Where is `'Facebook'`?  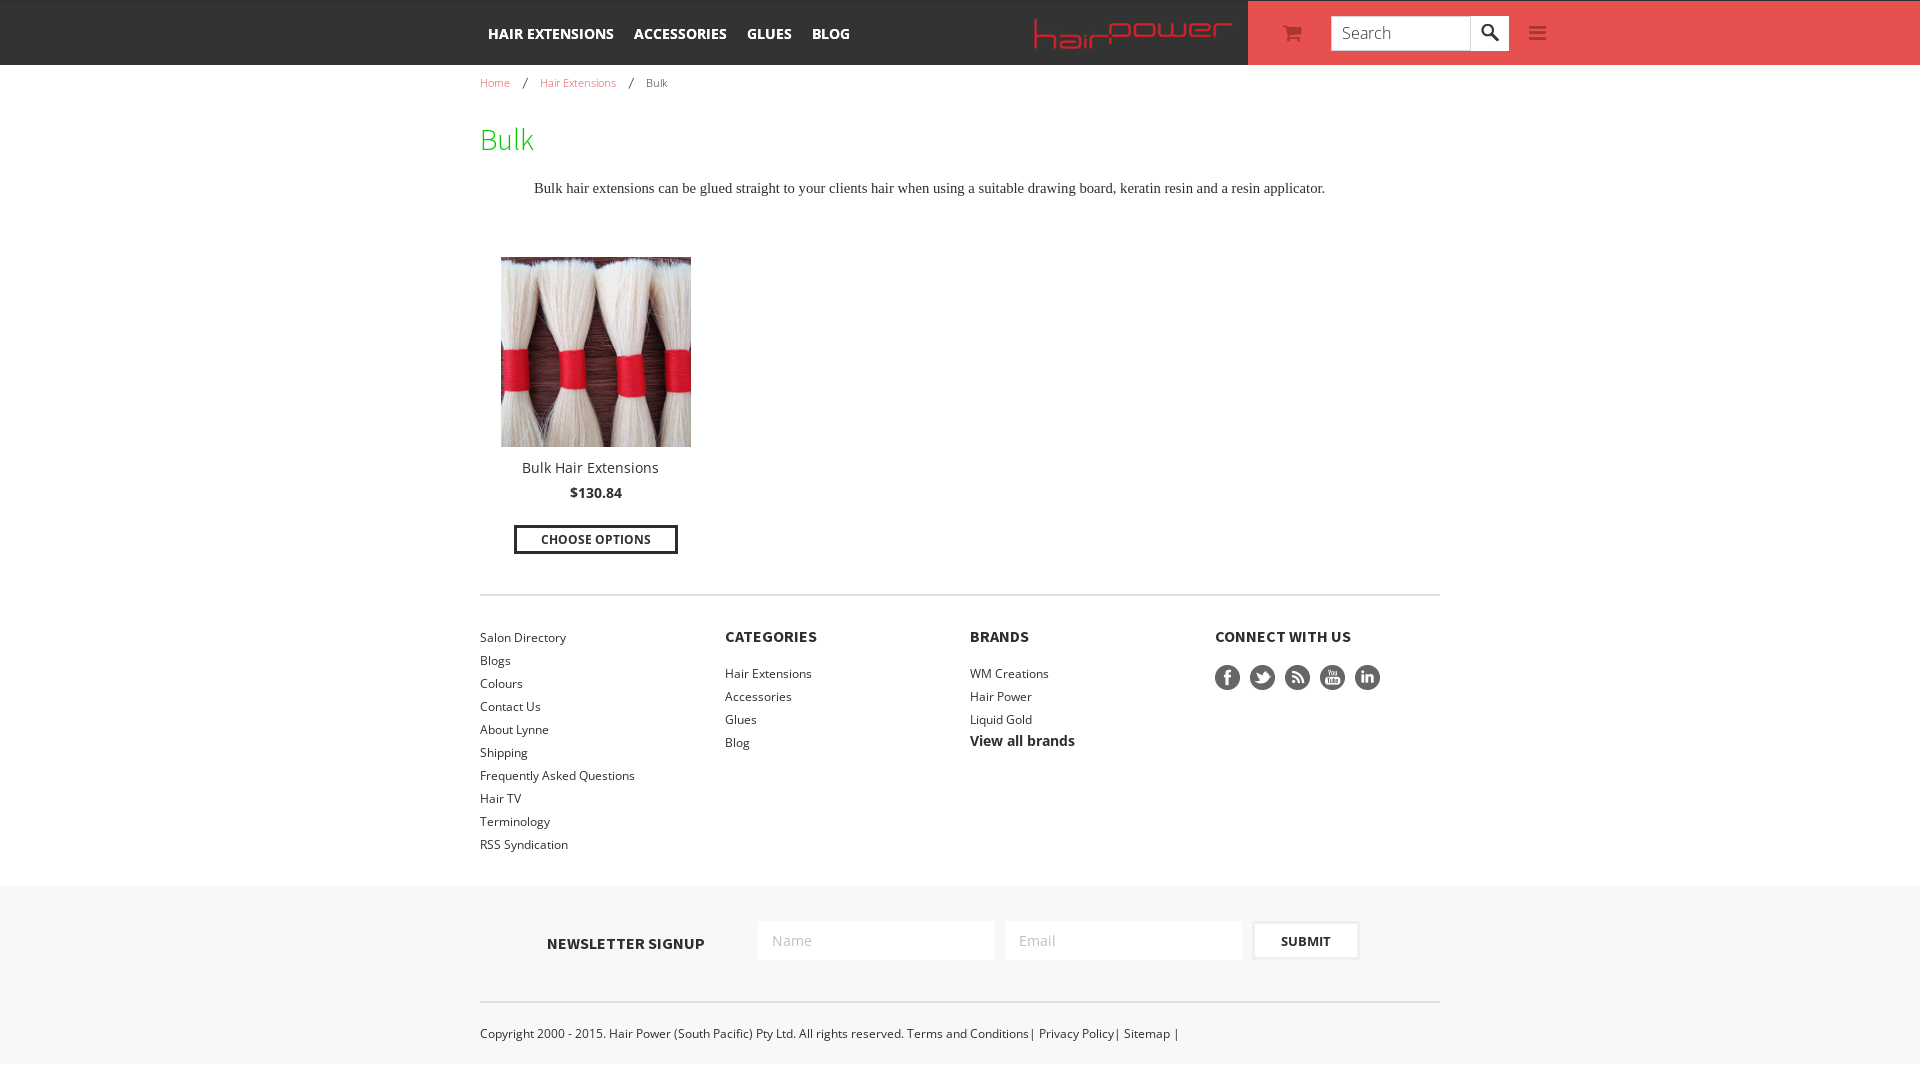
'Facebook' is located at coordinates (1226, 676).